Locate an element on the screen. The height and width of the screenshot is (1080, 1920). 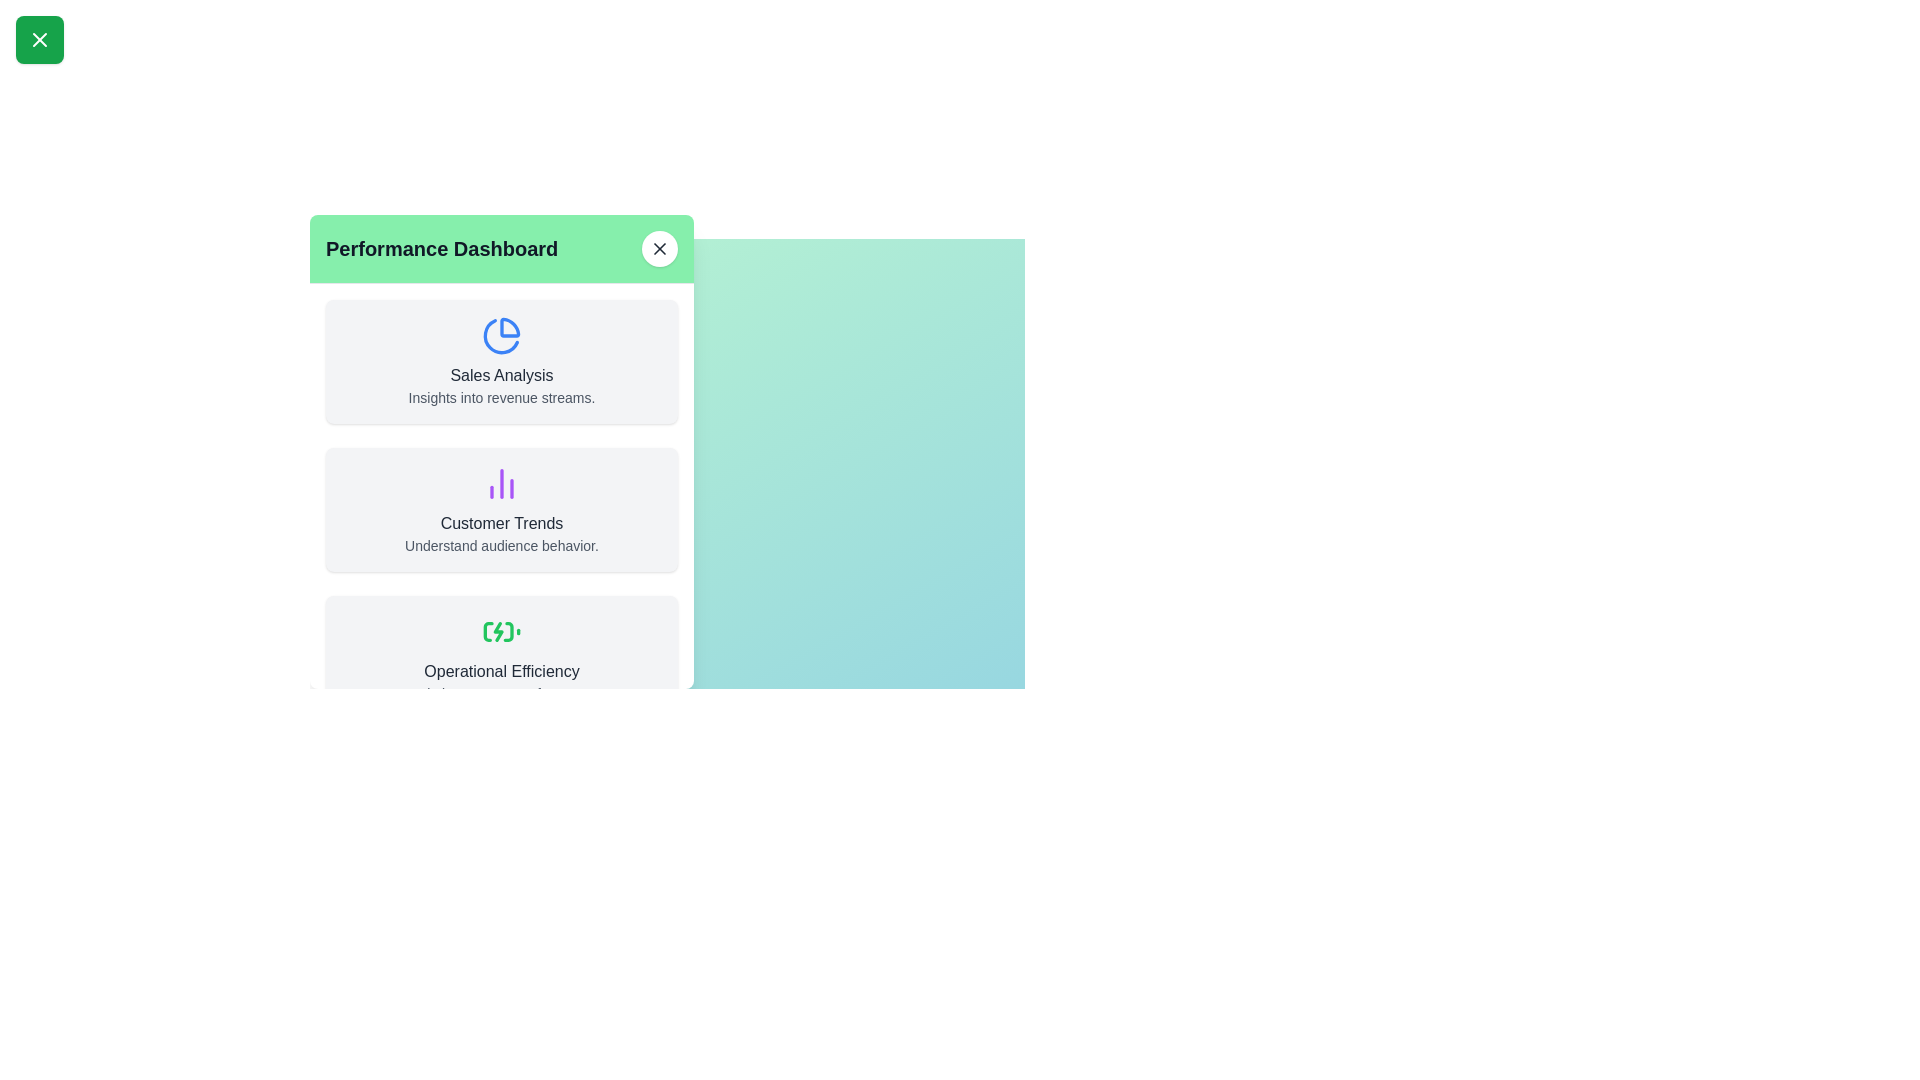
text from the Text Label reading 'Operational Efficiency', which is styled with a medium-bold font and dark gray color, located beneath a green icon in the third card of the vertical stack on the left panel is located at coordinates (502, 671).